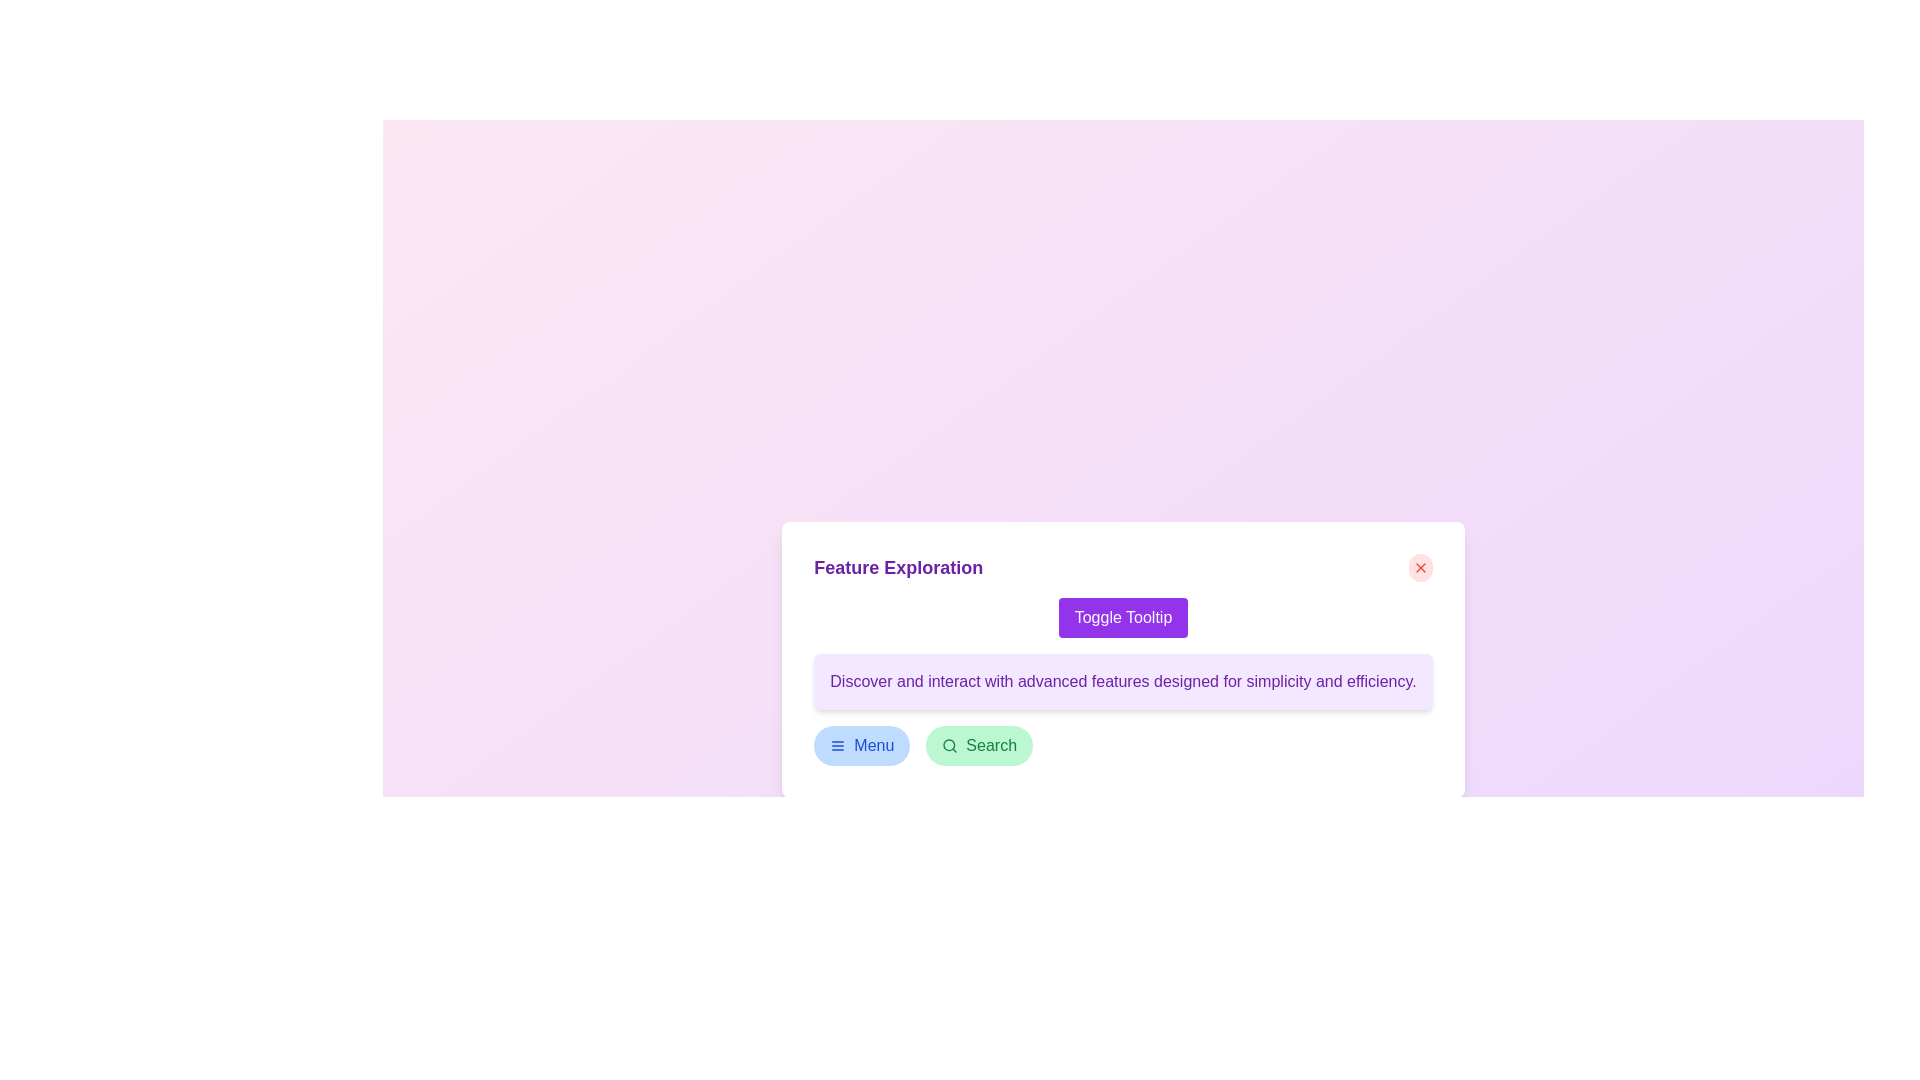  I want to click on the small red cross icon in the top-right corner of the 'Feature Exploration' card, so click(1419, 567).